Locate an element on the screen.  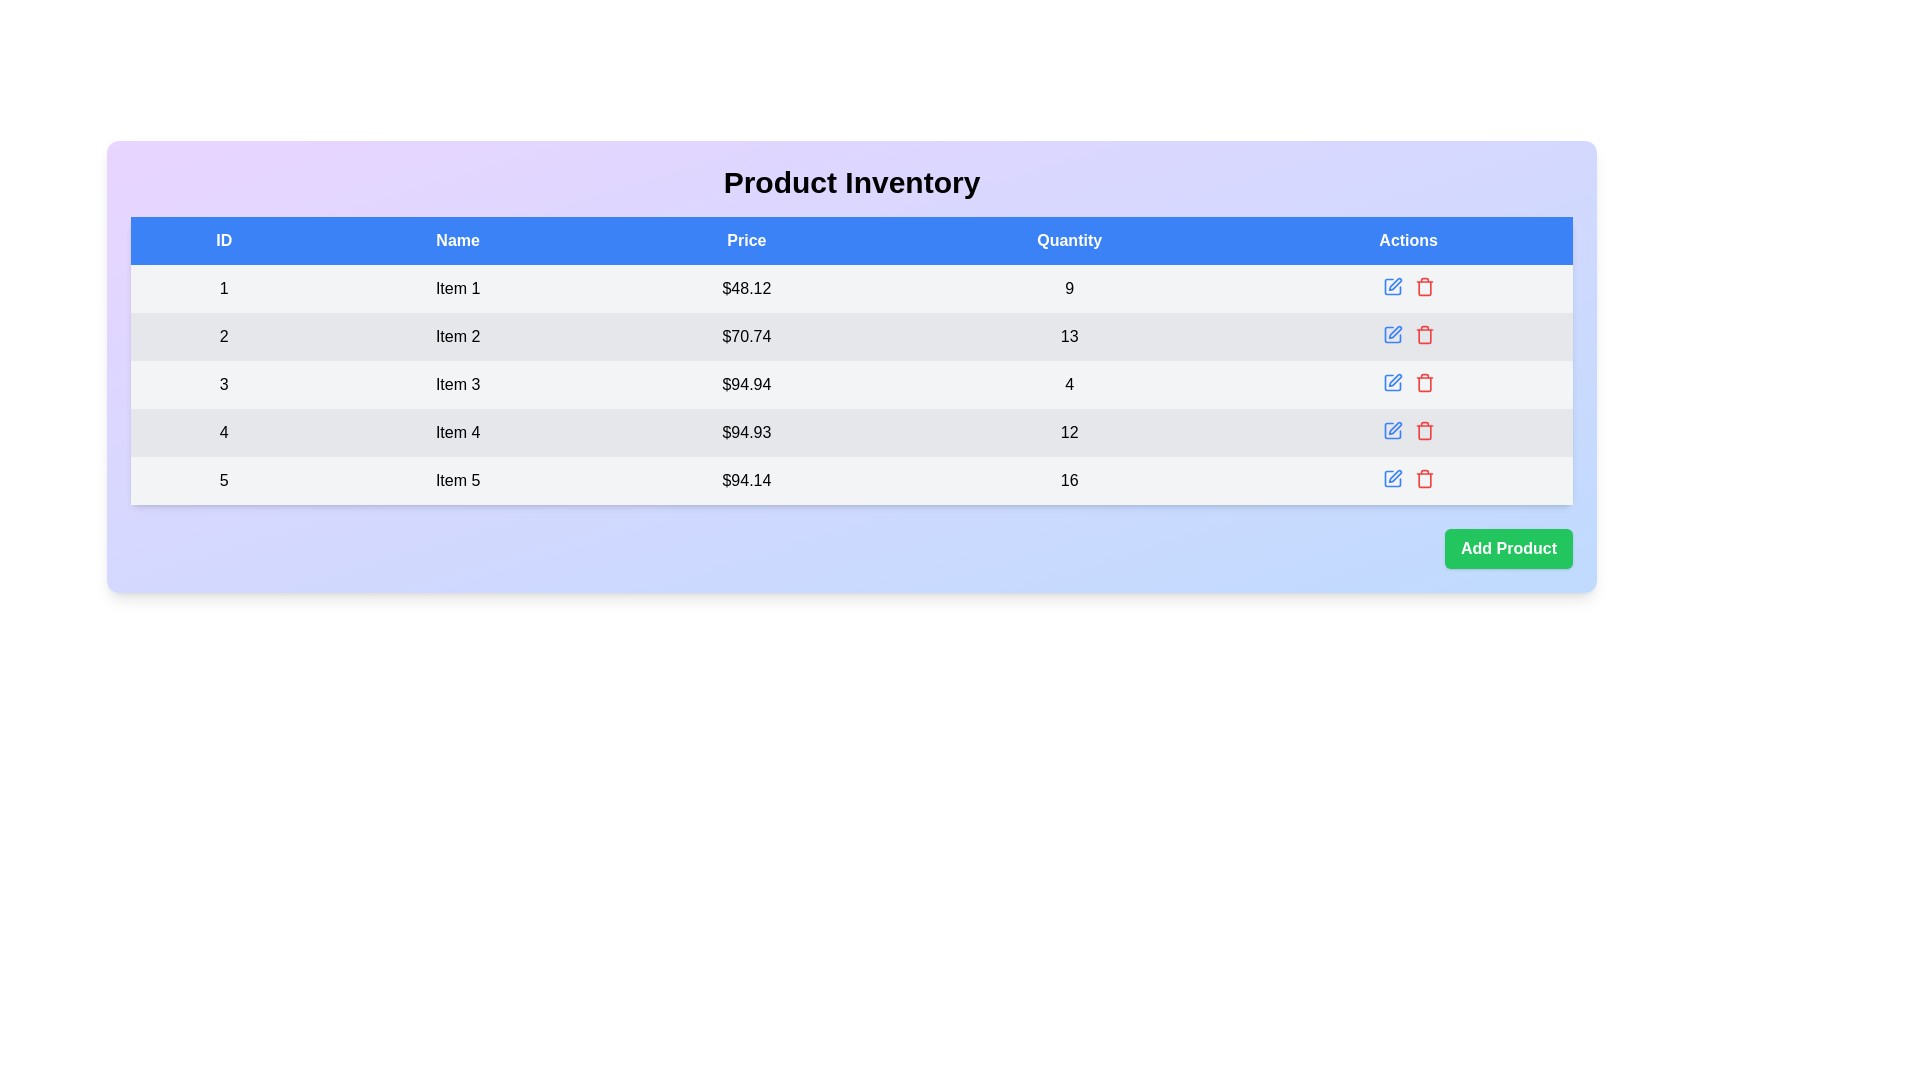
the editing icon in the 'Actions' column of the 4th row of the table is located at coordinates (1391, 430).